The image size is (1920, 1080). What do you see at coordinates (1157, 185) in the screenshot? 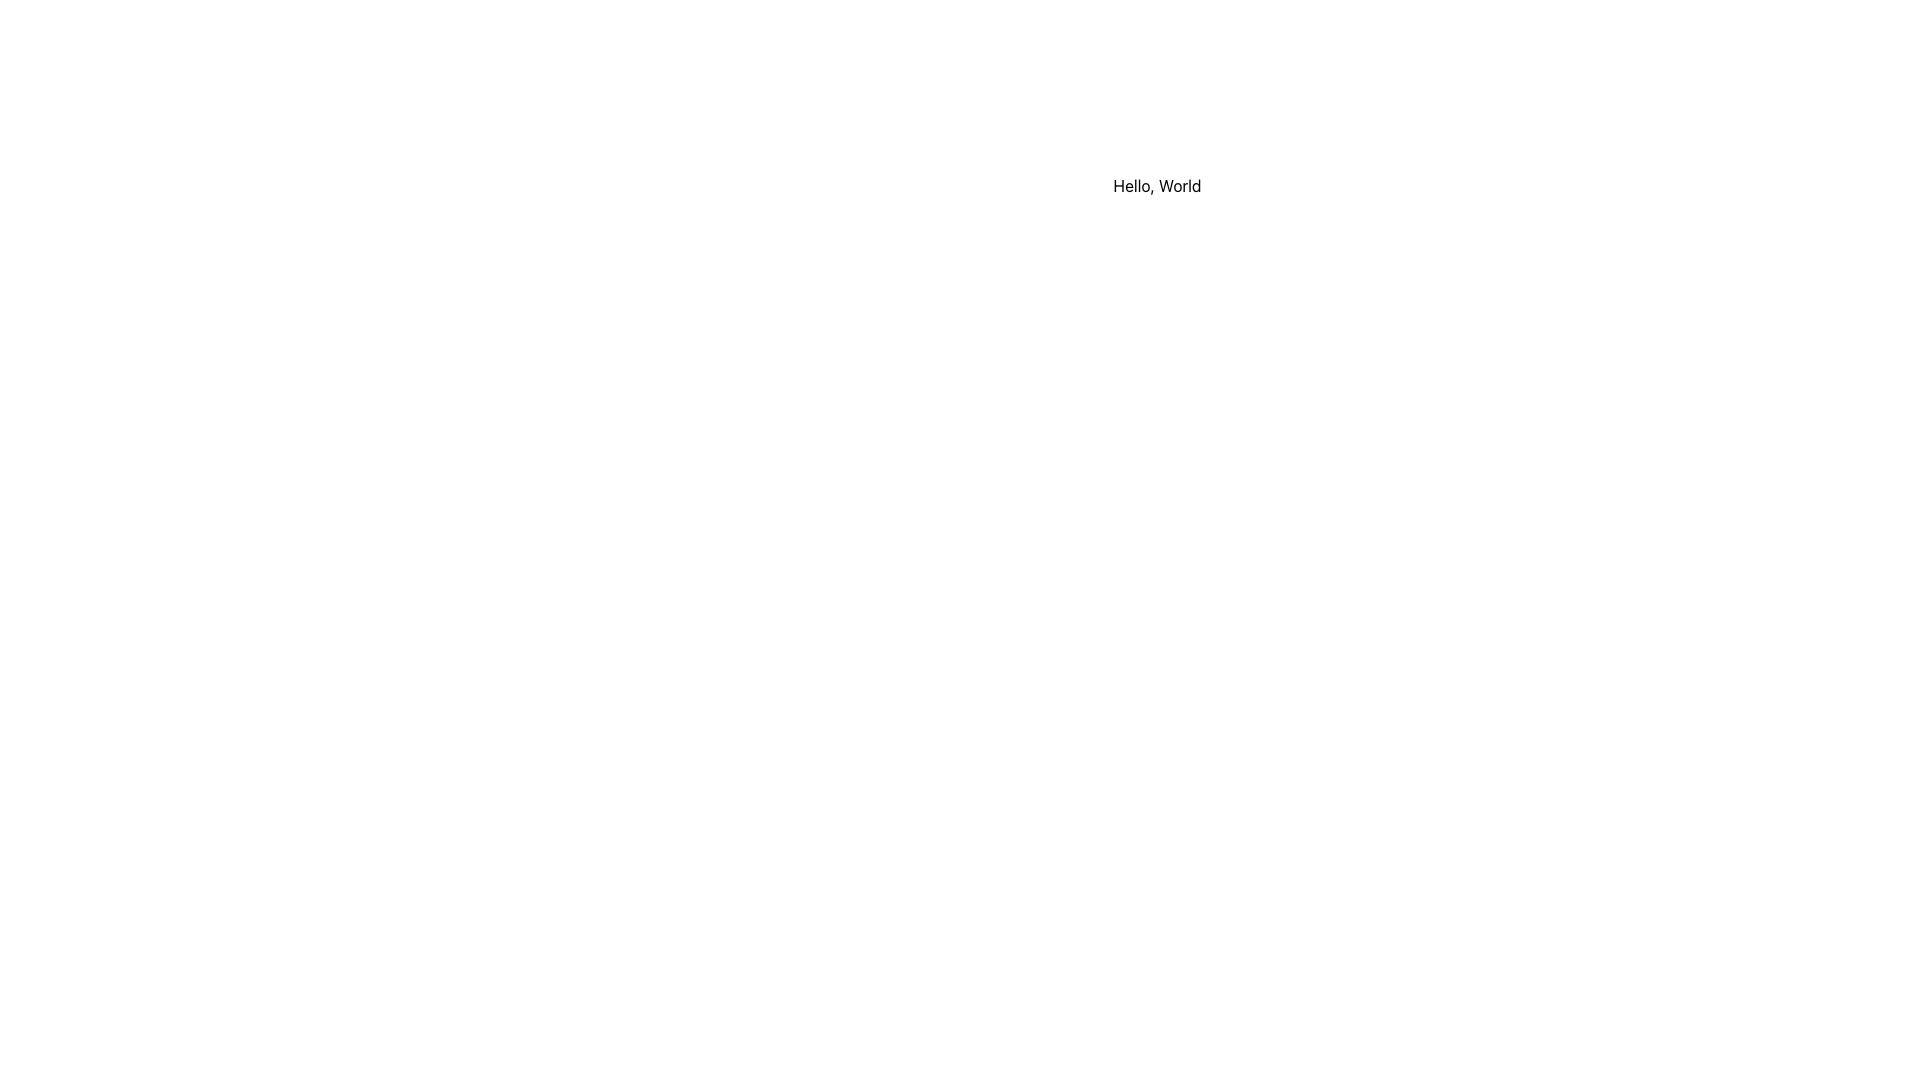
I see `the Static Text Label displaying 'Hello, World' in a sans-serif font, centered horizontally within a white background` at bounding box center [1157, 185].